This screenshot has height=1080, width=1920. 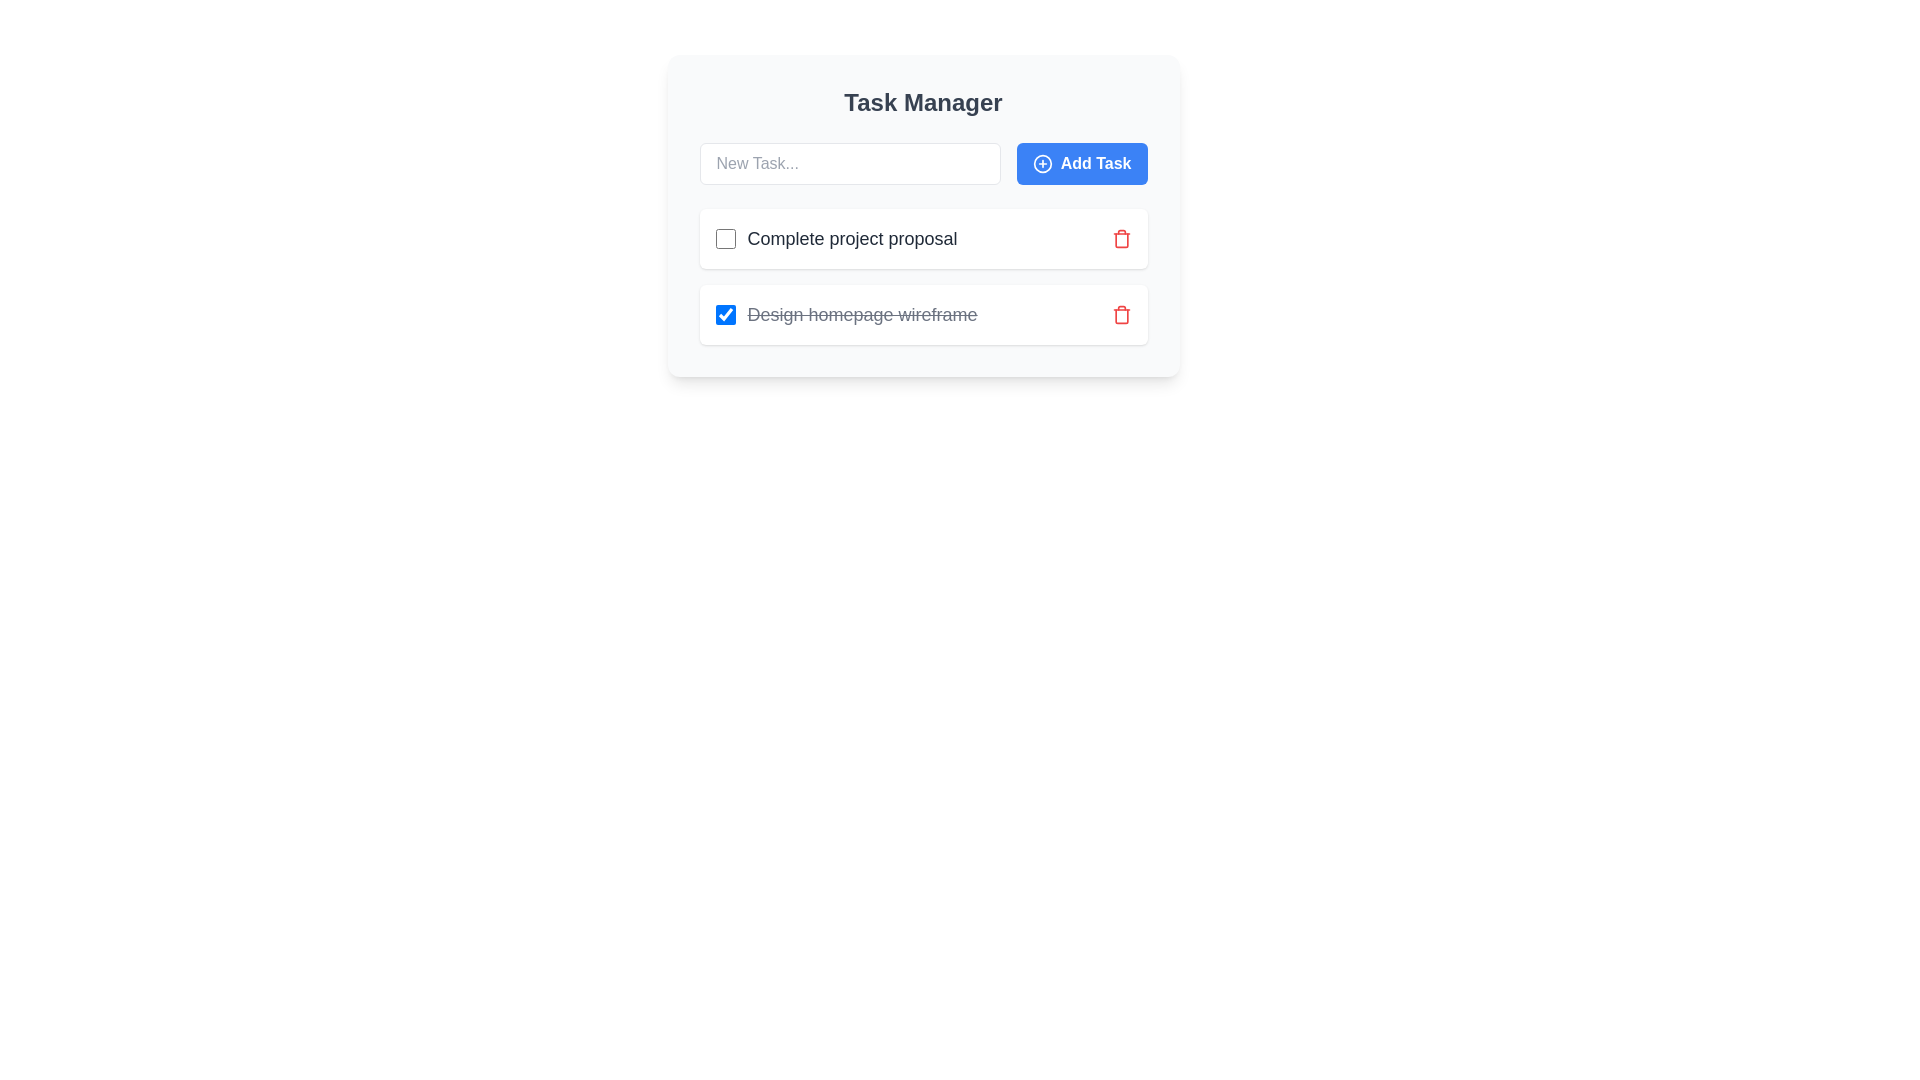 What do you see at coordinates (1121, 238) in the screenshot?
I see `the trash icon associated with the task 'Complete project proposal' to delete it` at bounding box center [1121, 238].